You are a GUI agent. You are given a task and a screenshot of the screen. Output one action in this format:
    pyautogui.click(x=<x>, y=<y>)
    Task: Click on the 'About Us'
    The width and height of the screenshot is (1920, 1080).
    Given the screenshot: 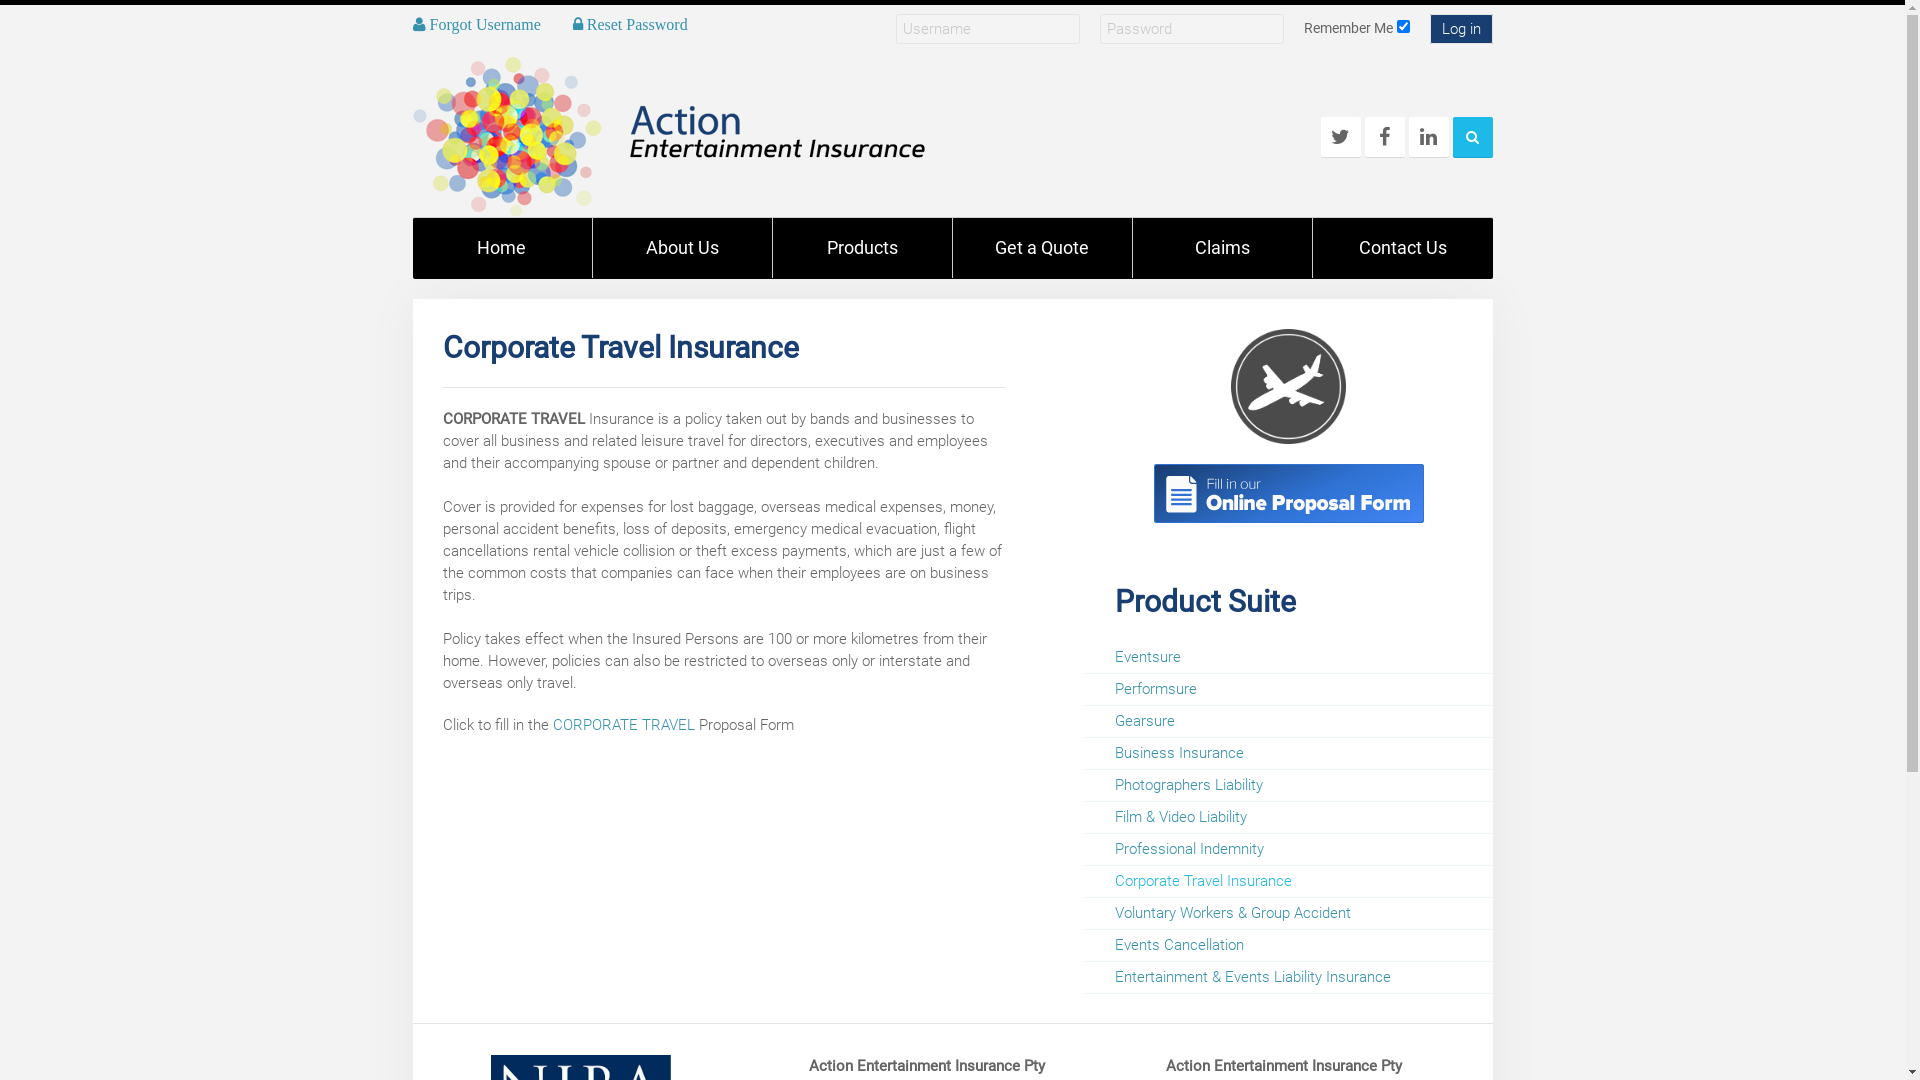 What is the action you would take?
    pyautogui.click(x=681, y=246)
    